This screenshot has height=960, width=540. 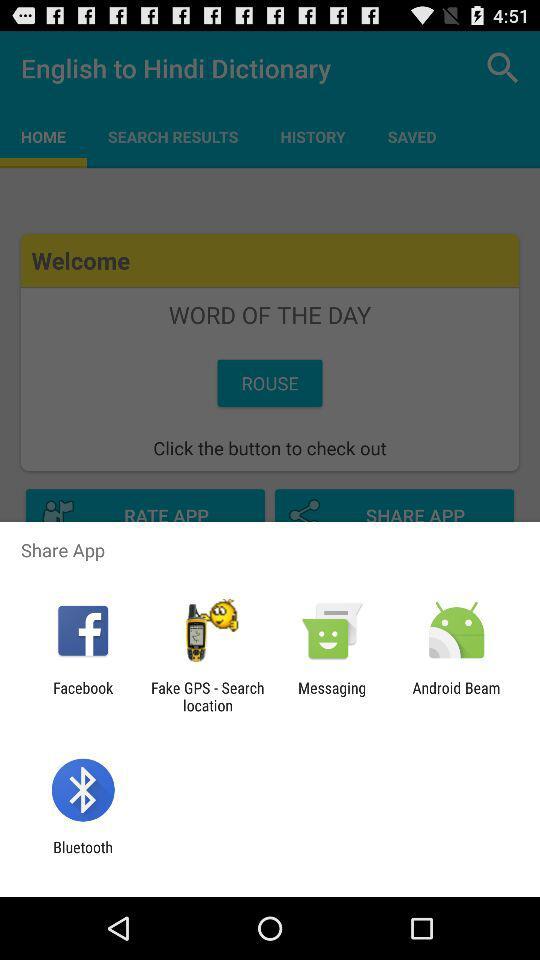 I want to click on the fake gps search app, so click(x=206, y=696).